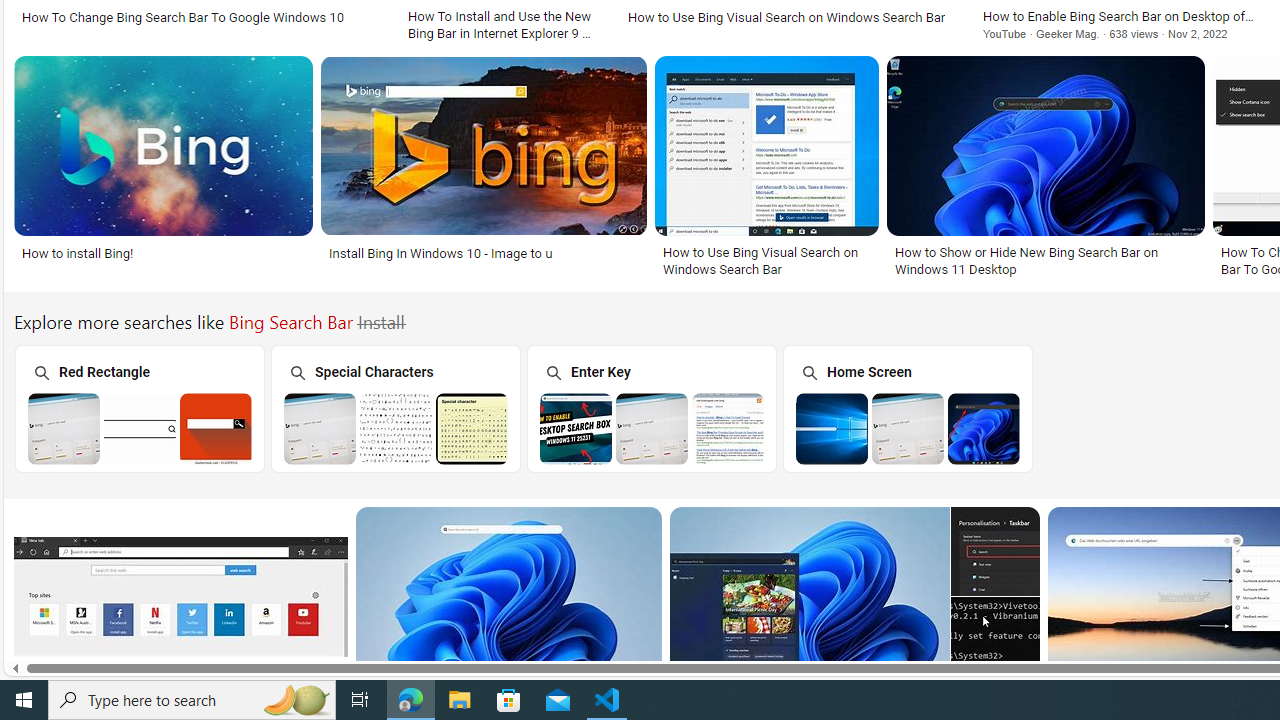  Describe the element at coordinates (651, 407) in the screenshot. I see `'Enter Key'` at that location.